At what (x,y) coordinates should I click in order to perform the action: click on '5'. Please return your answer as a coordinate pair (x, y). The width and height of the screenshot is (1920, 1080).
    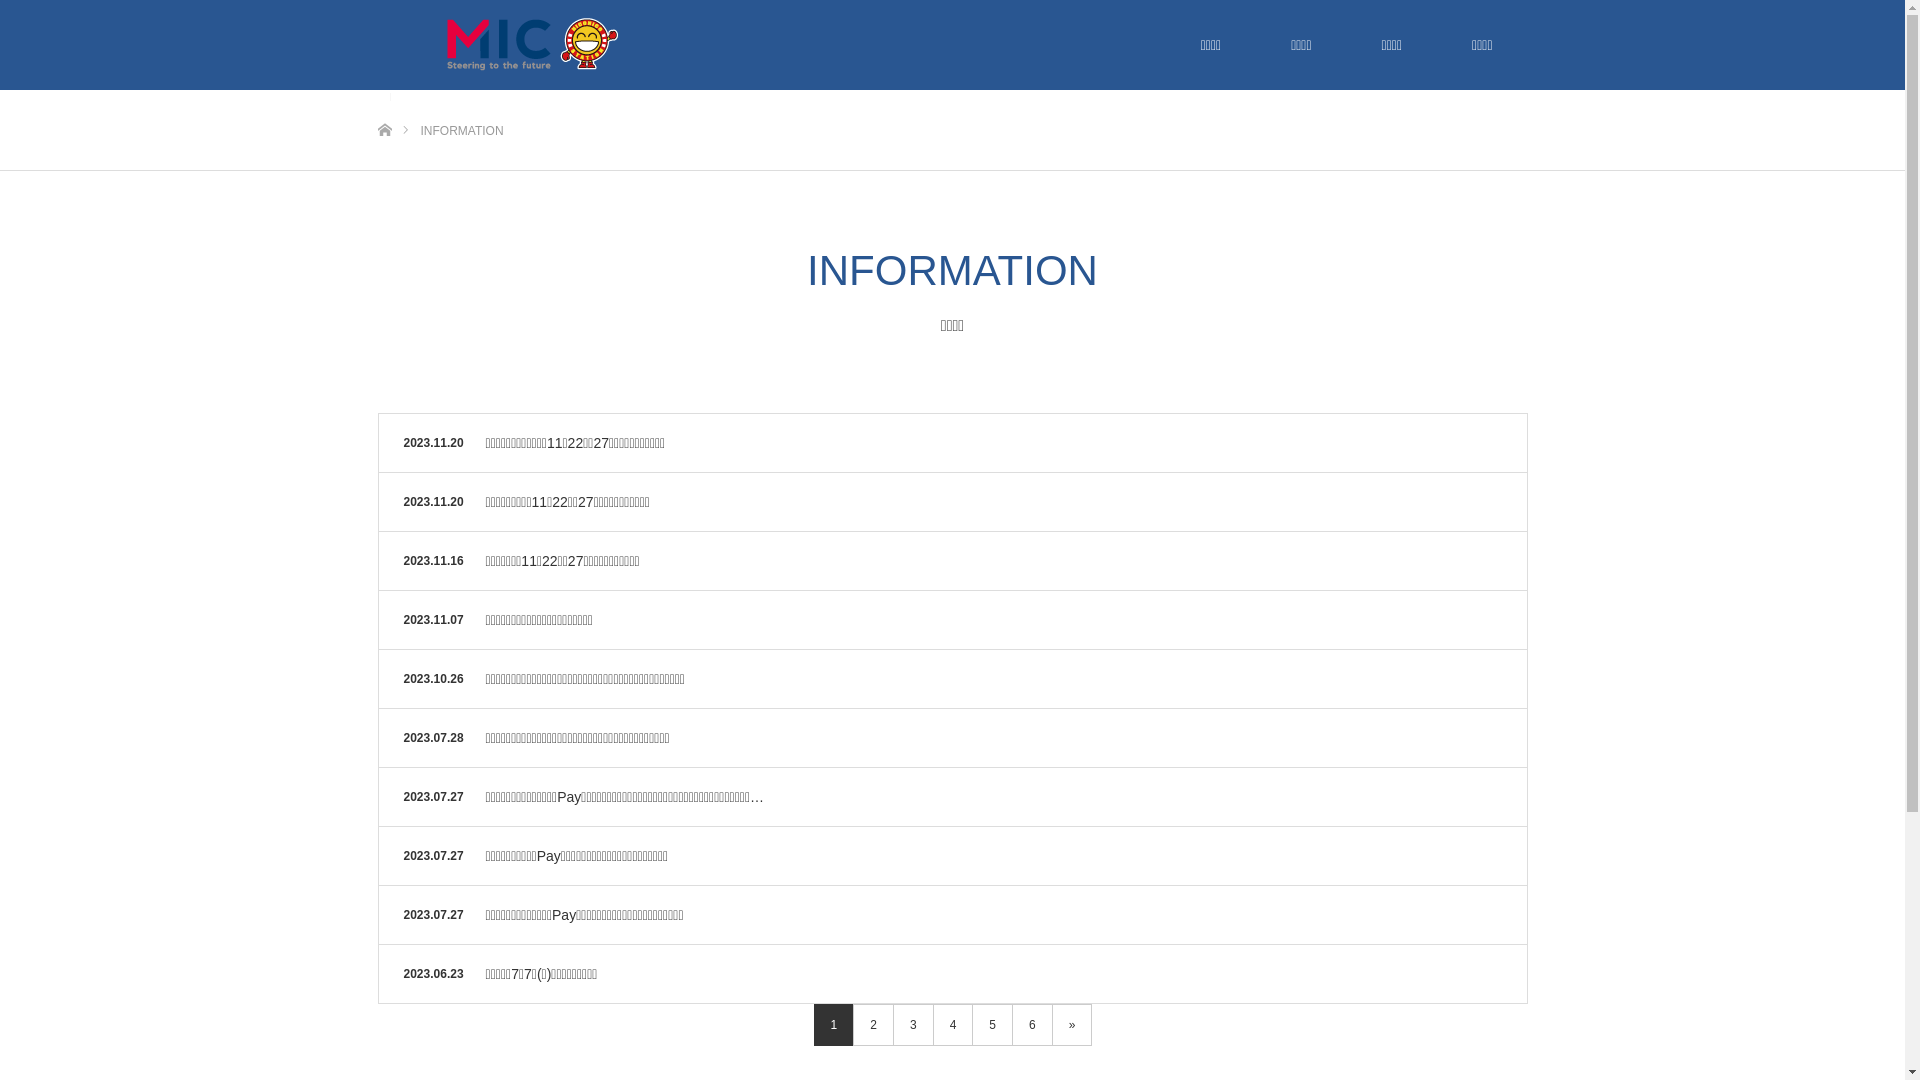
    Looking at the image, I should click on (971, 1025).